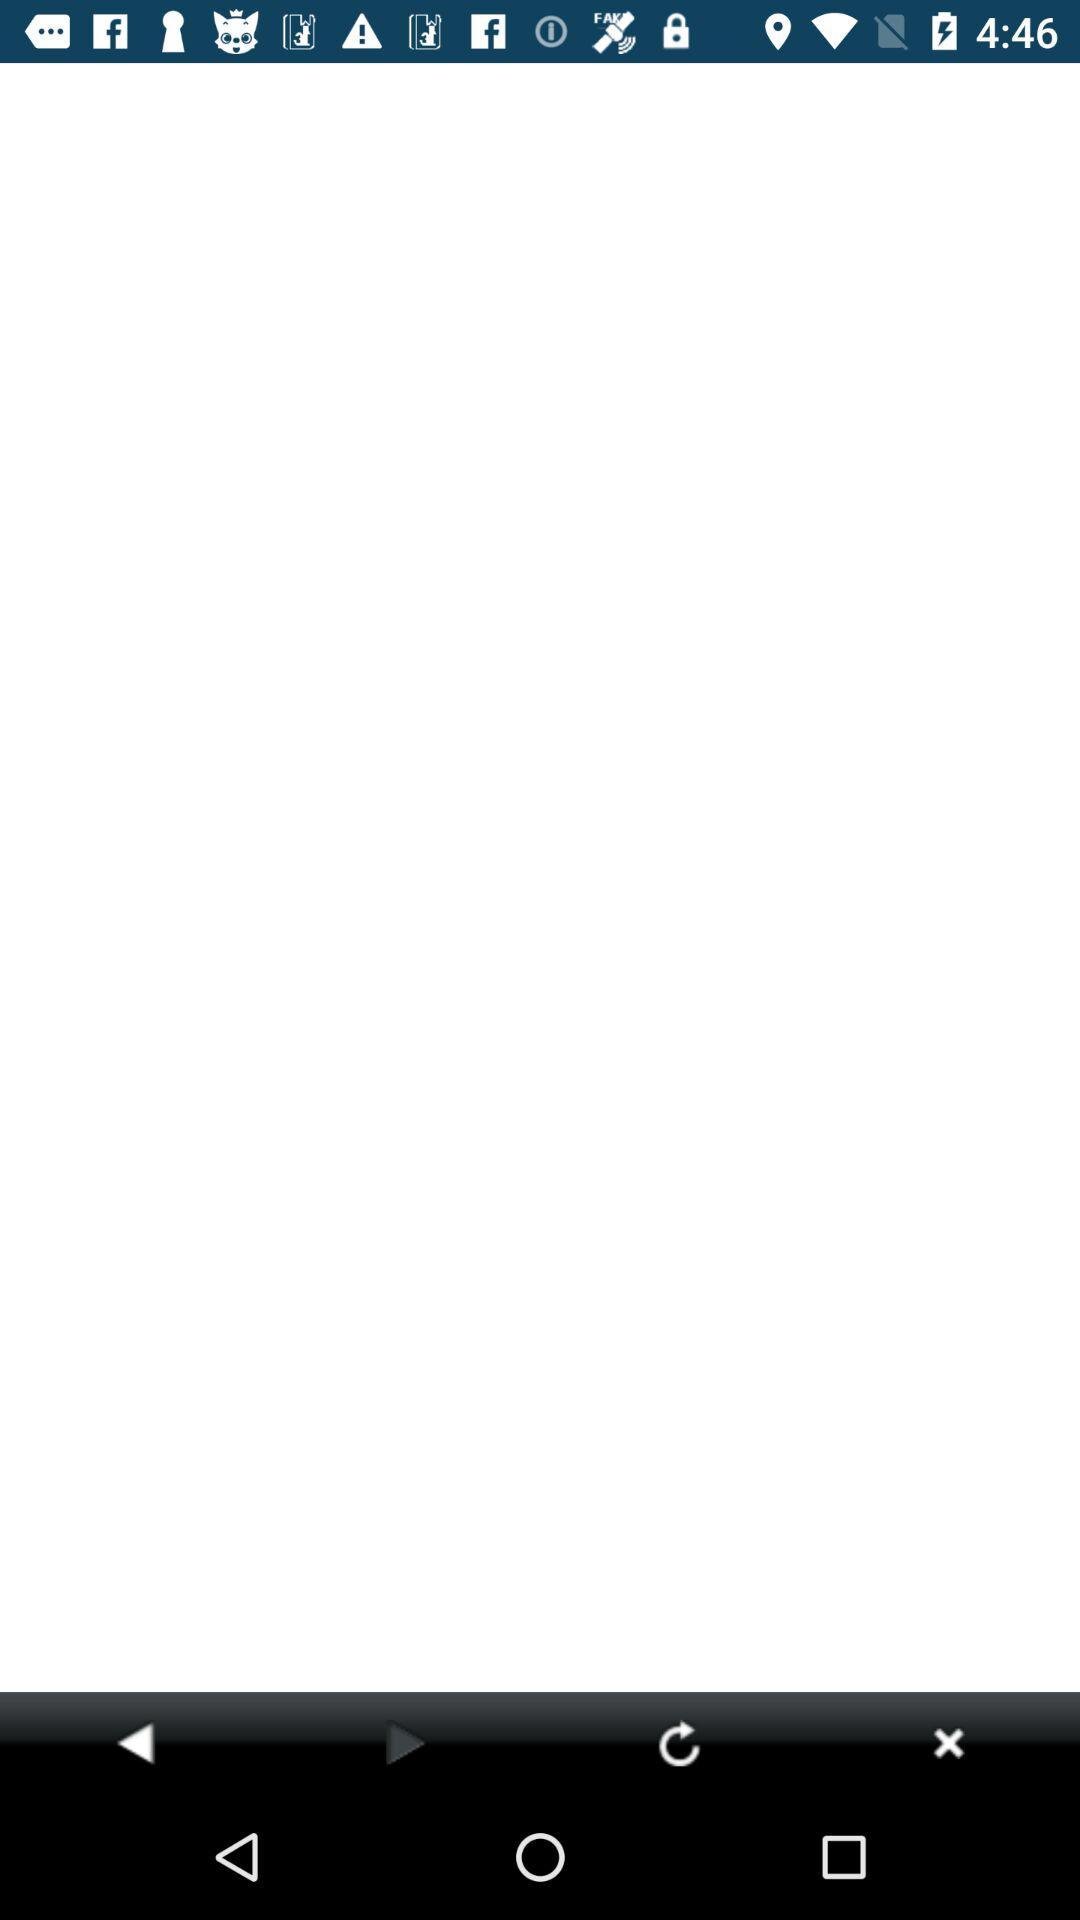 The width and height of the screenshot is (1080, 1920). I want to click on this track, so click(405, 1741).